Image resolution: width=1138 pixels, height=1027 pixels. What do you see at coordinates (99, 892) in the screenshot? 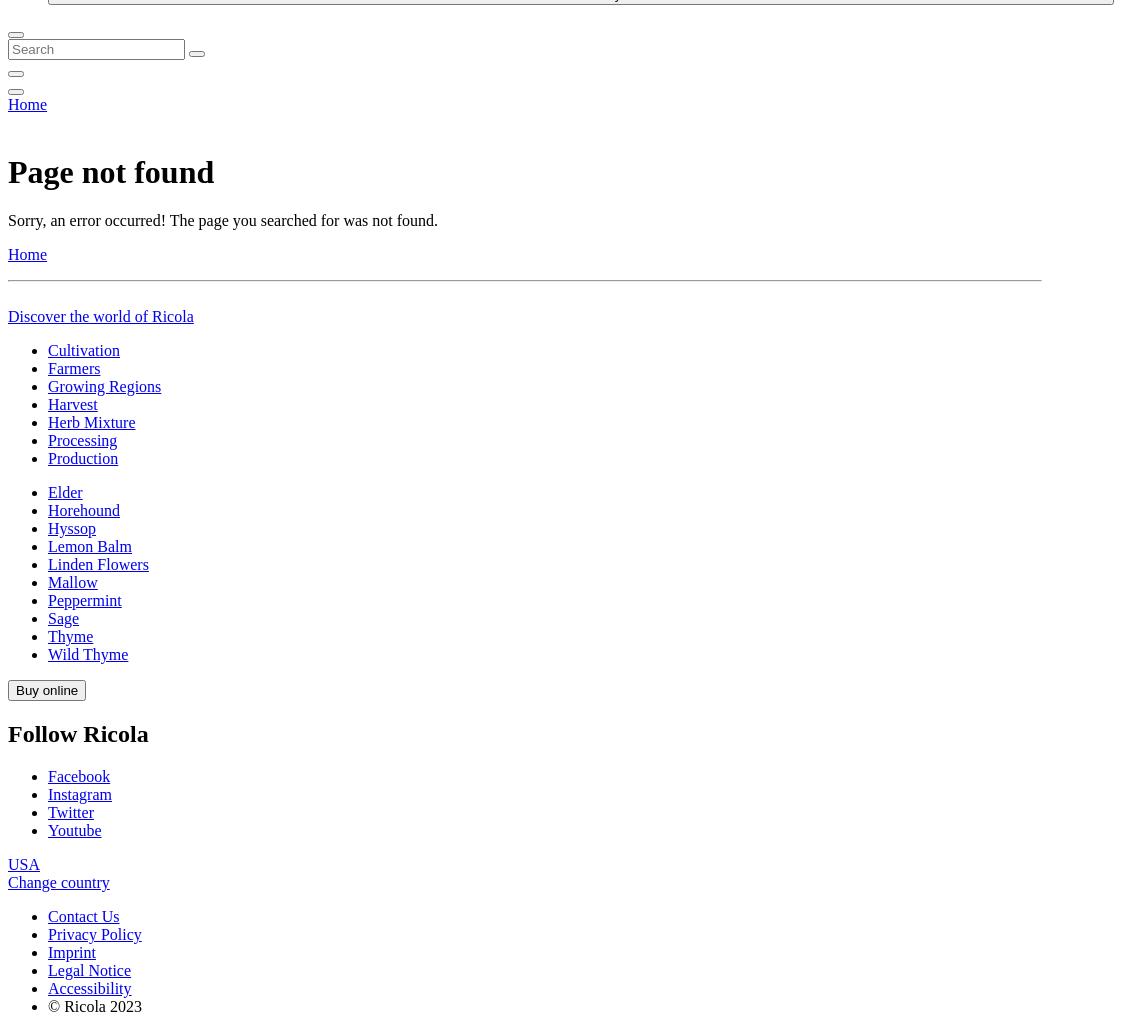
I see `'Discover the world of Ricola'` at bounding box center [99, 892].